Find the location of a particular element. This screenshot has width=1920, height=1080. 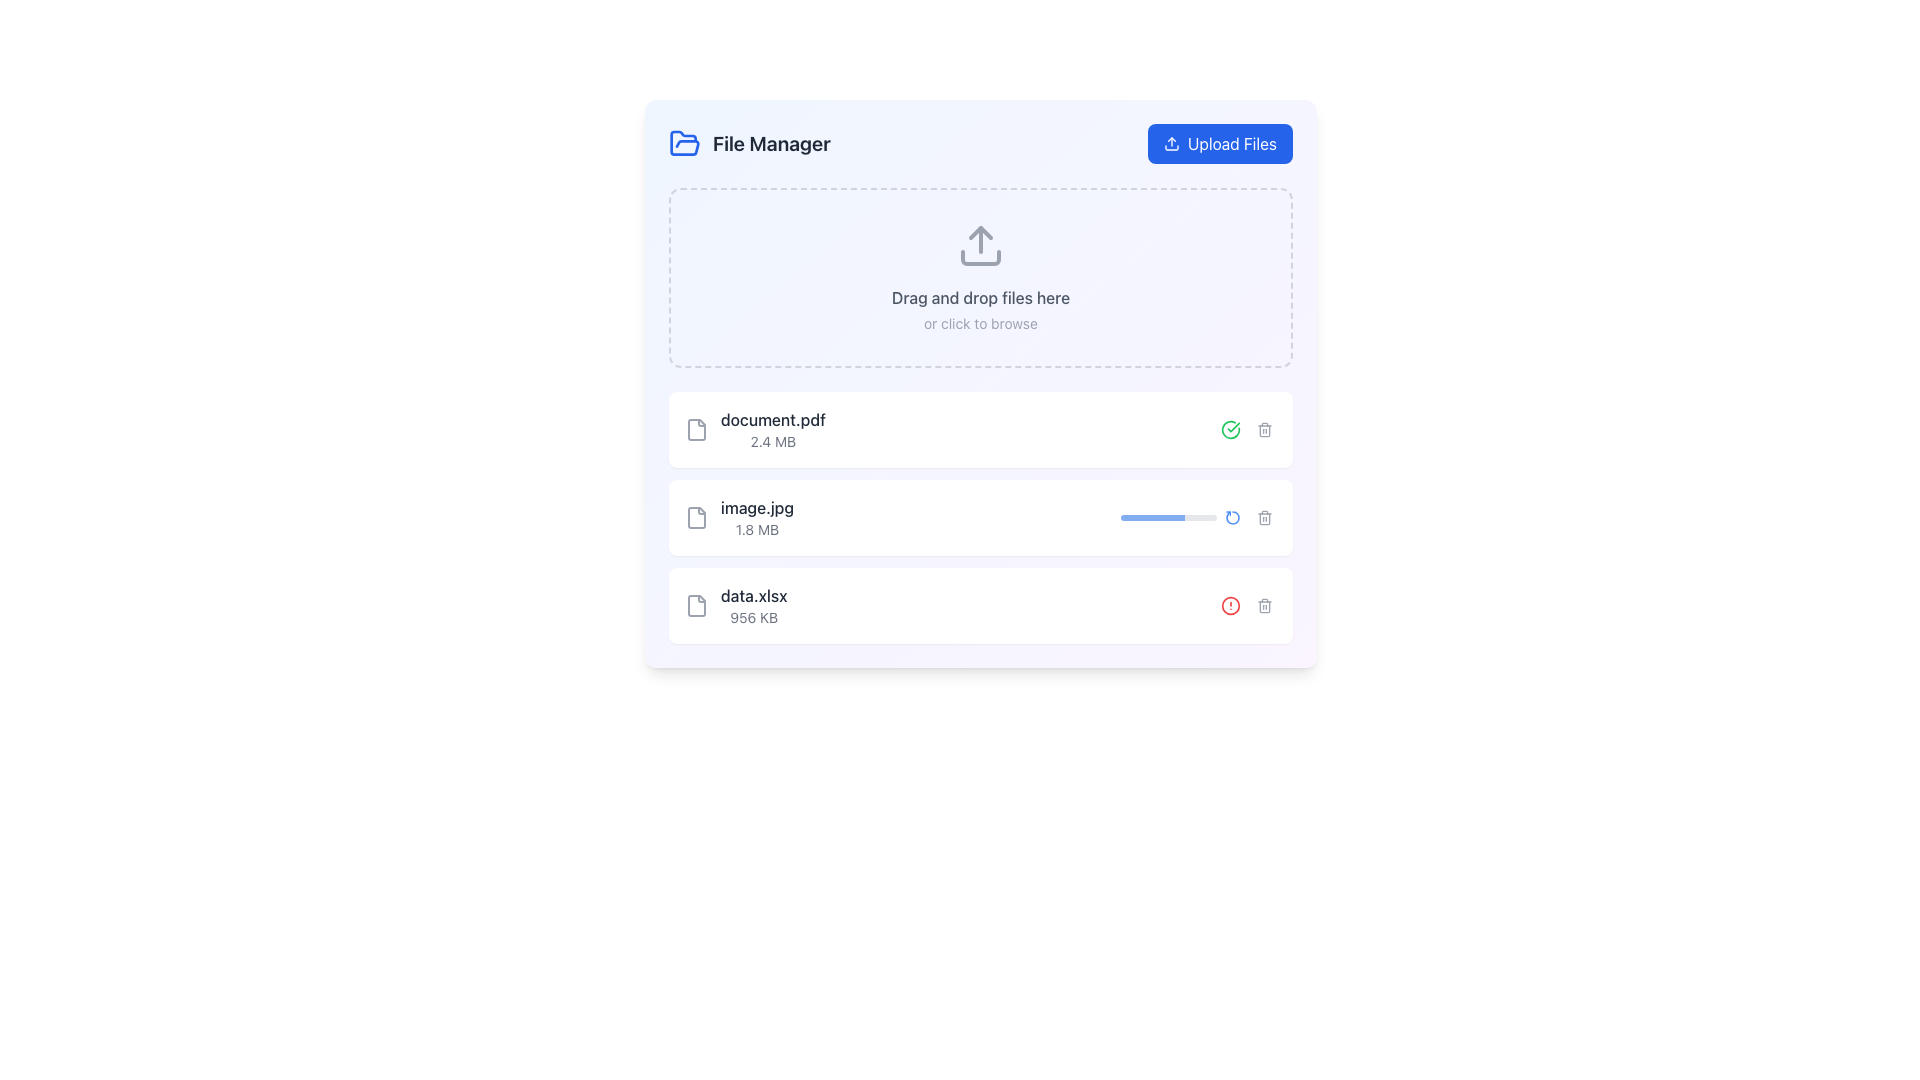

the upload confirmation icon located on the right-hand side of the second row in the file list is located at coordinates (1229, 428).